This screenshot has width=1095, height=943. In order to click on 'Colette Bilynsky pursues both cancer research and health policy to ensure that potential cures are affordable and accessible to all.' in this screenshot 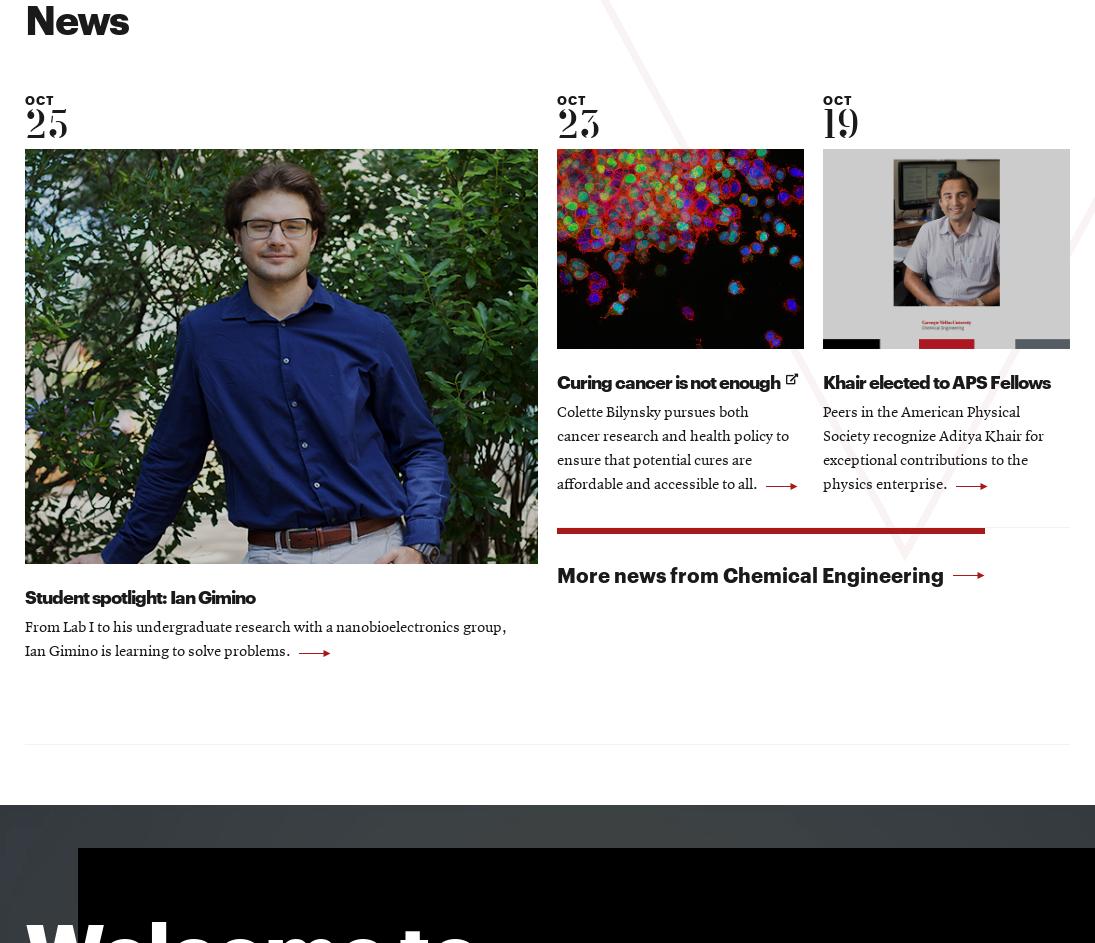, I will do `click(672, 451)`.